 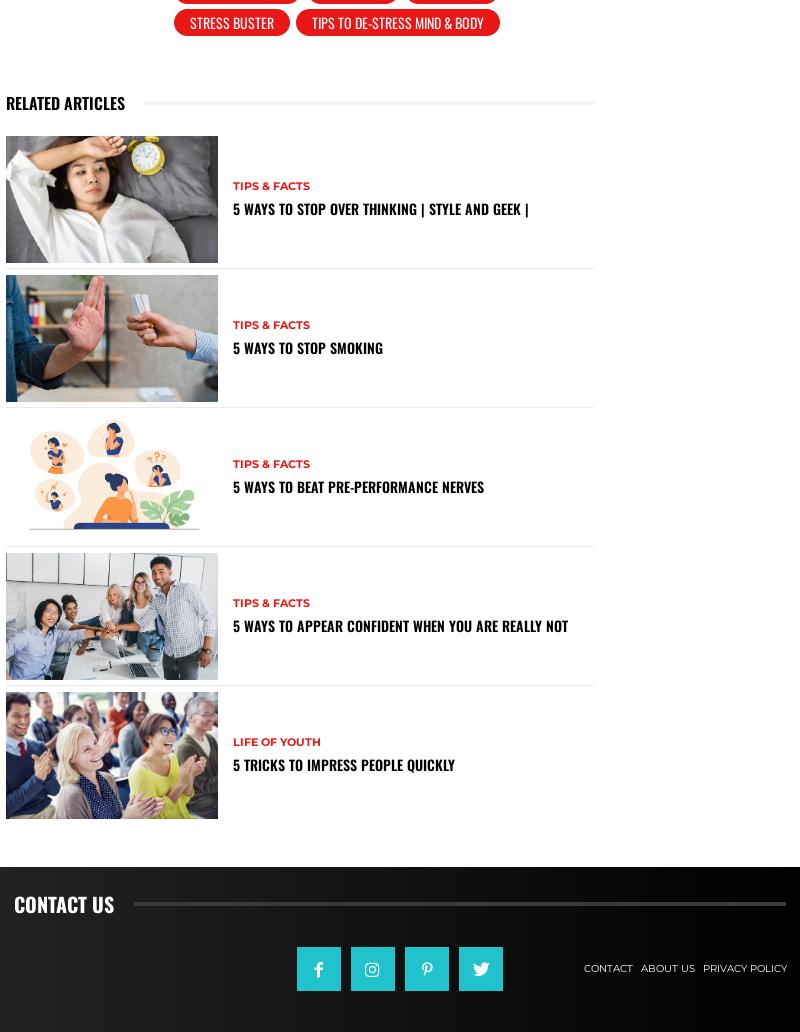 I want to click on '5 Tricks to Impress People Quickly', so click(x=231, y=763).